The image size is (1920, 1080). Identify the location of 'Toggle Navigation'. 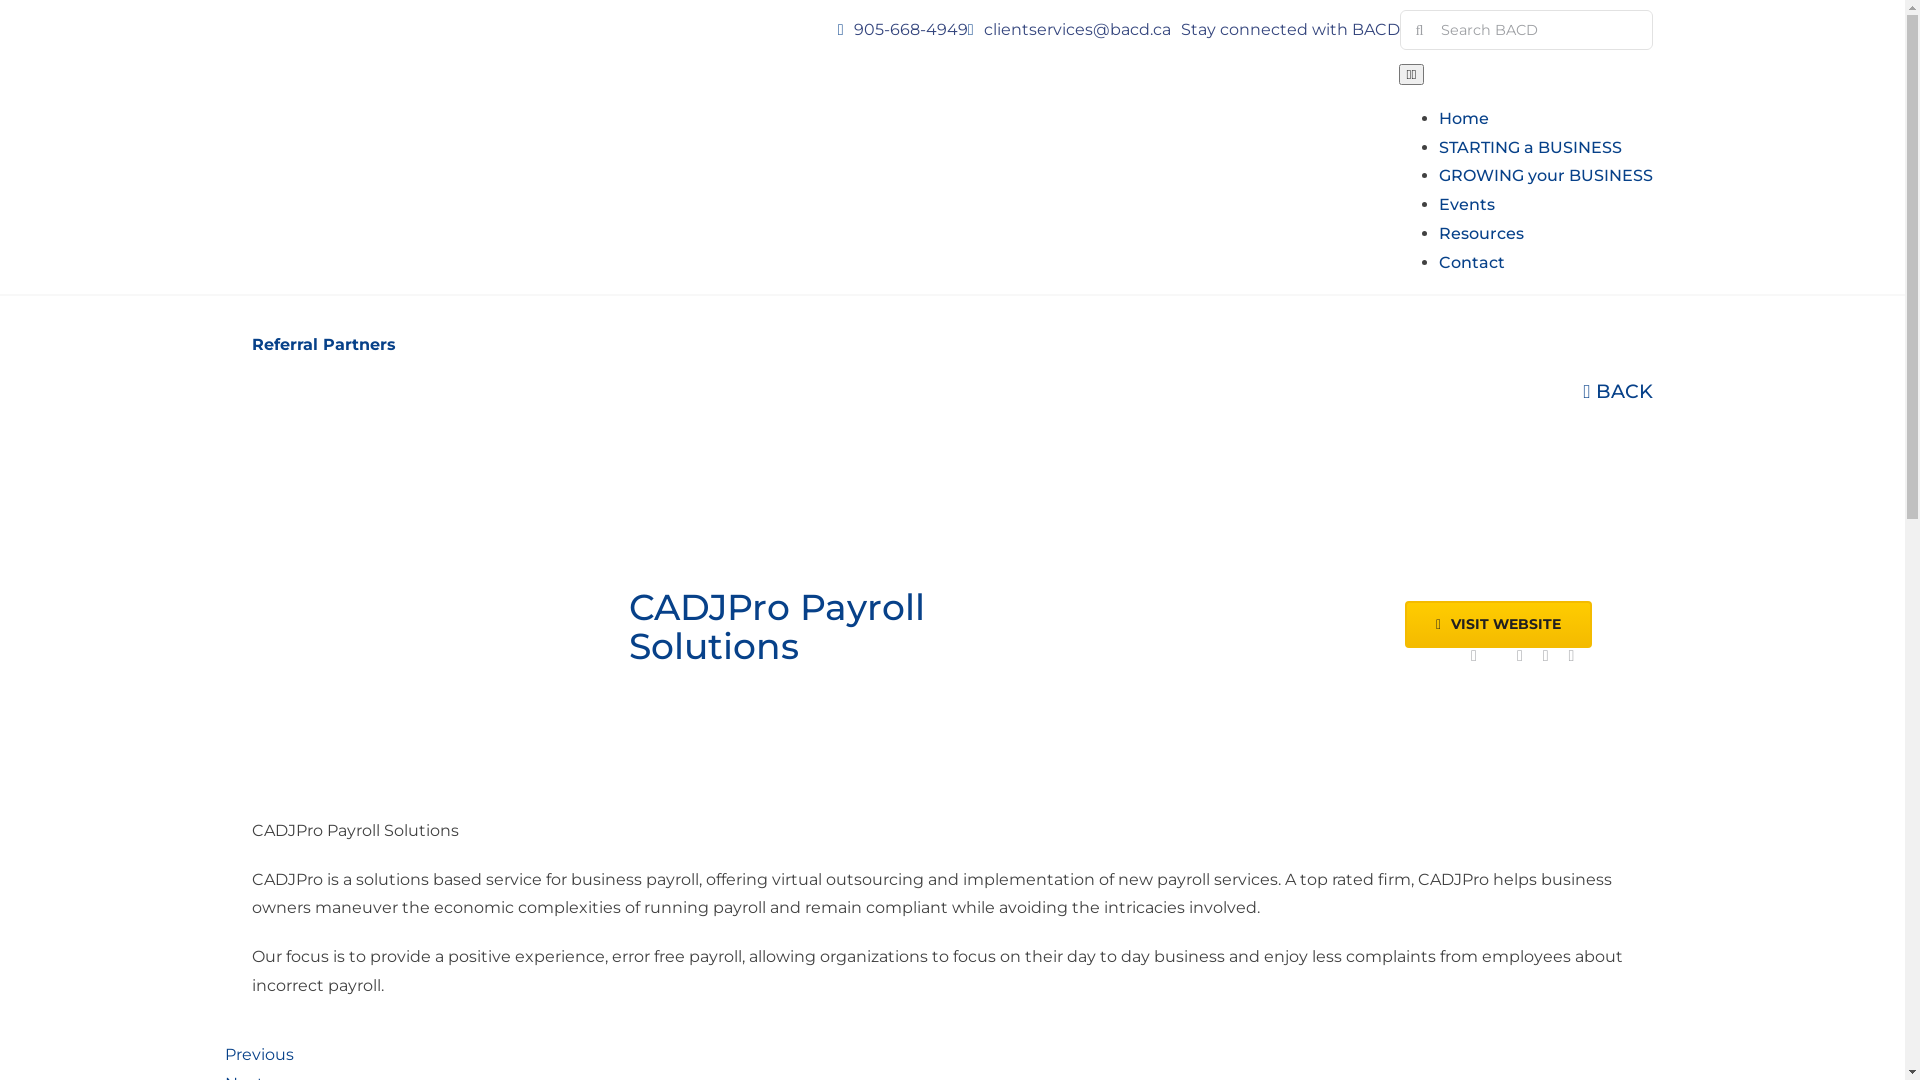
(1410, 73).